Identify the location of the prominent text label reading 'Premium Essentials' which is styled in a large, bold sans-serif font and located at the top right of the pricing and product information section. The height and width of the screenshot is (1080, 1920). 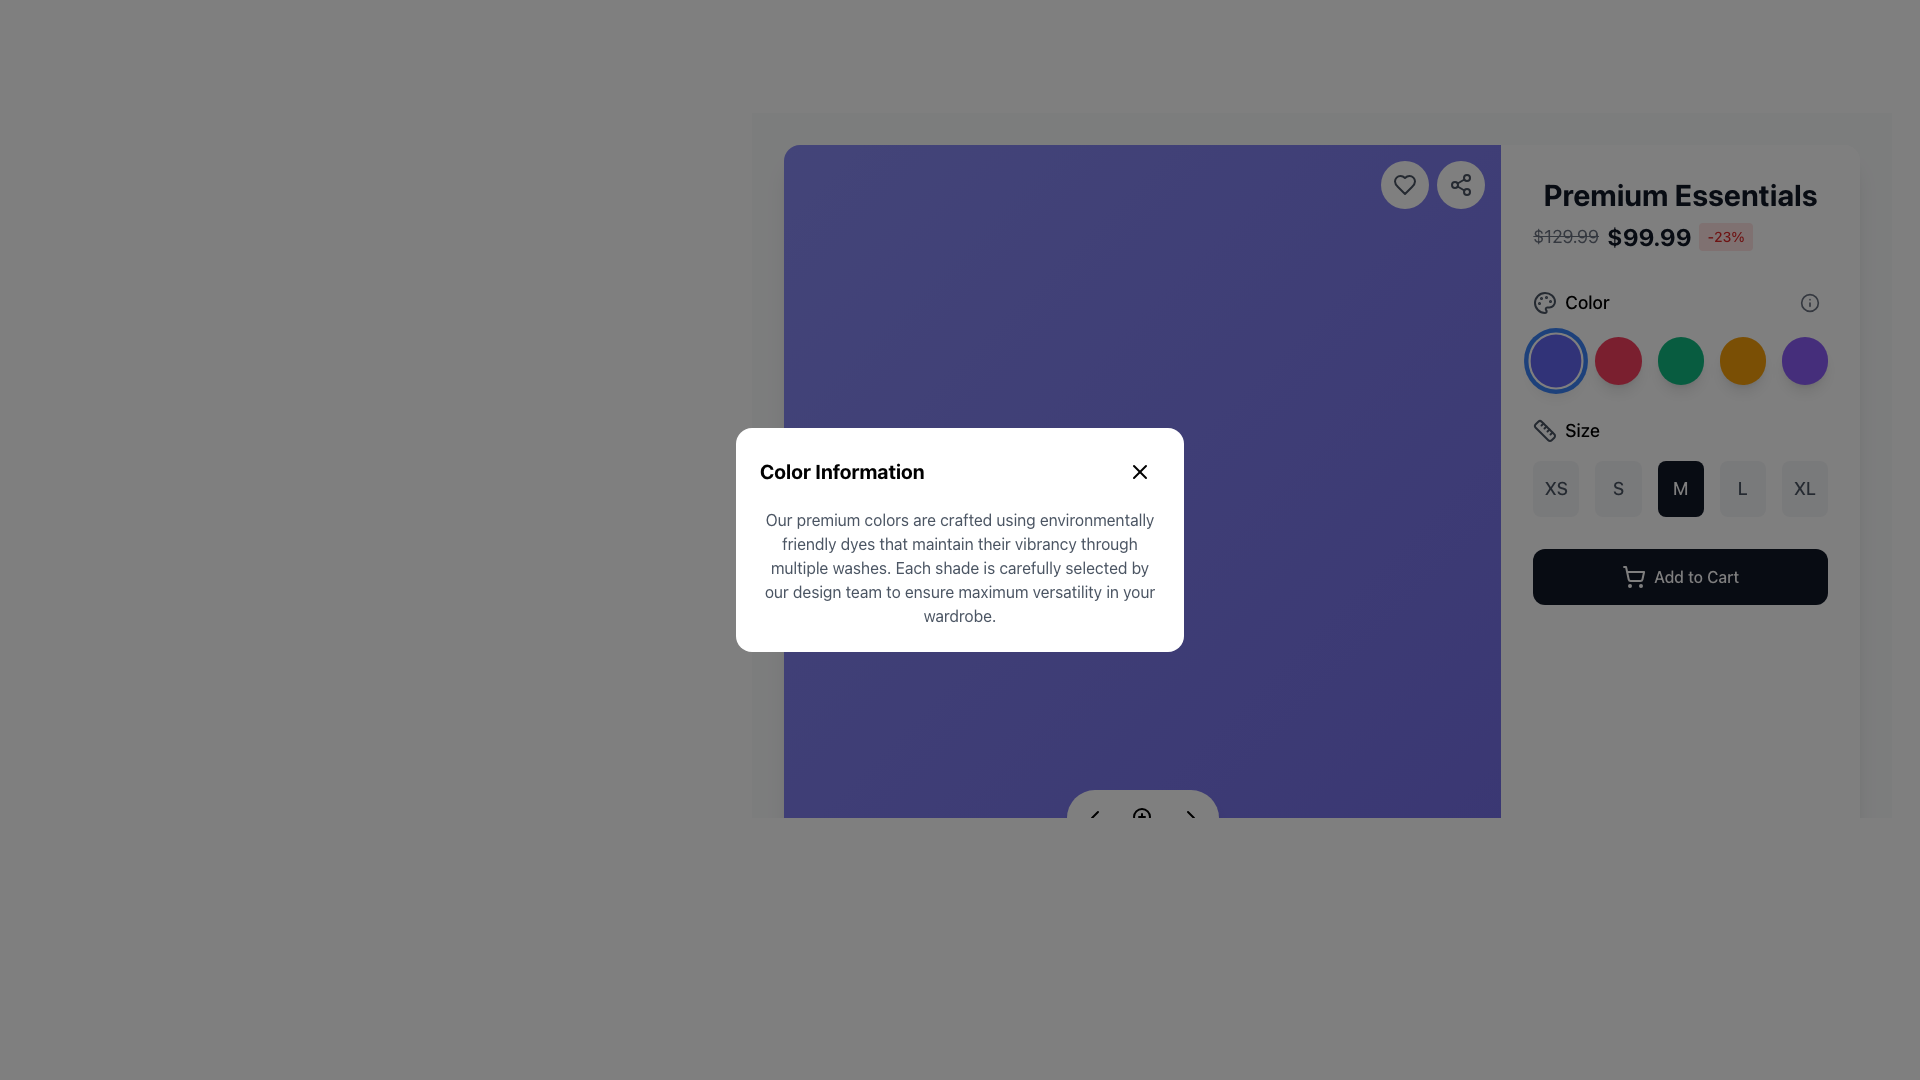
(1680, 195).